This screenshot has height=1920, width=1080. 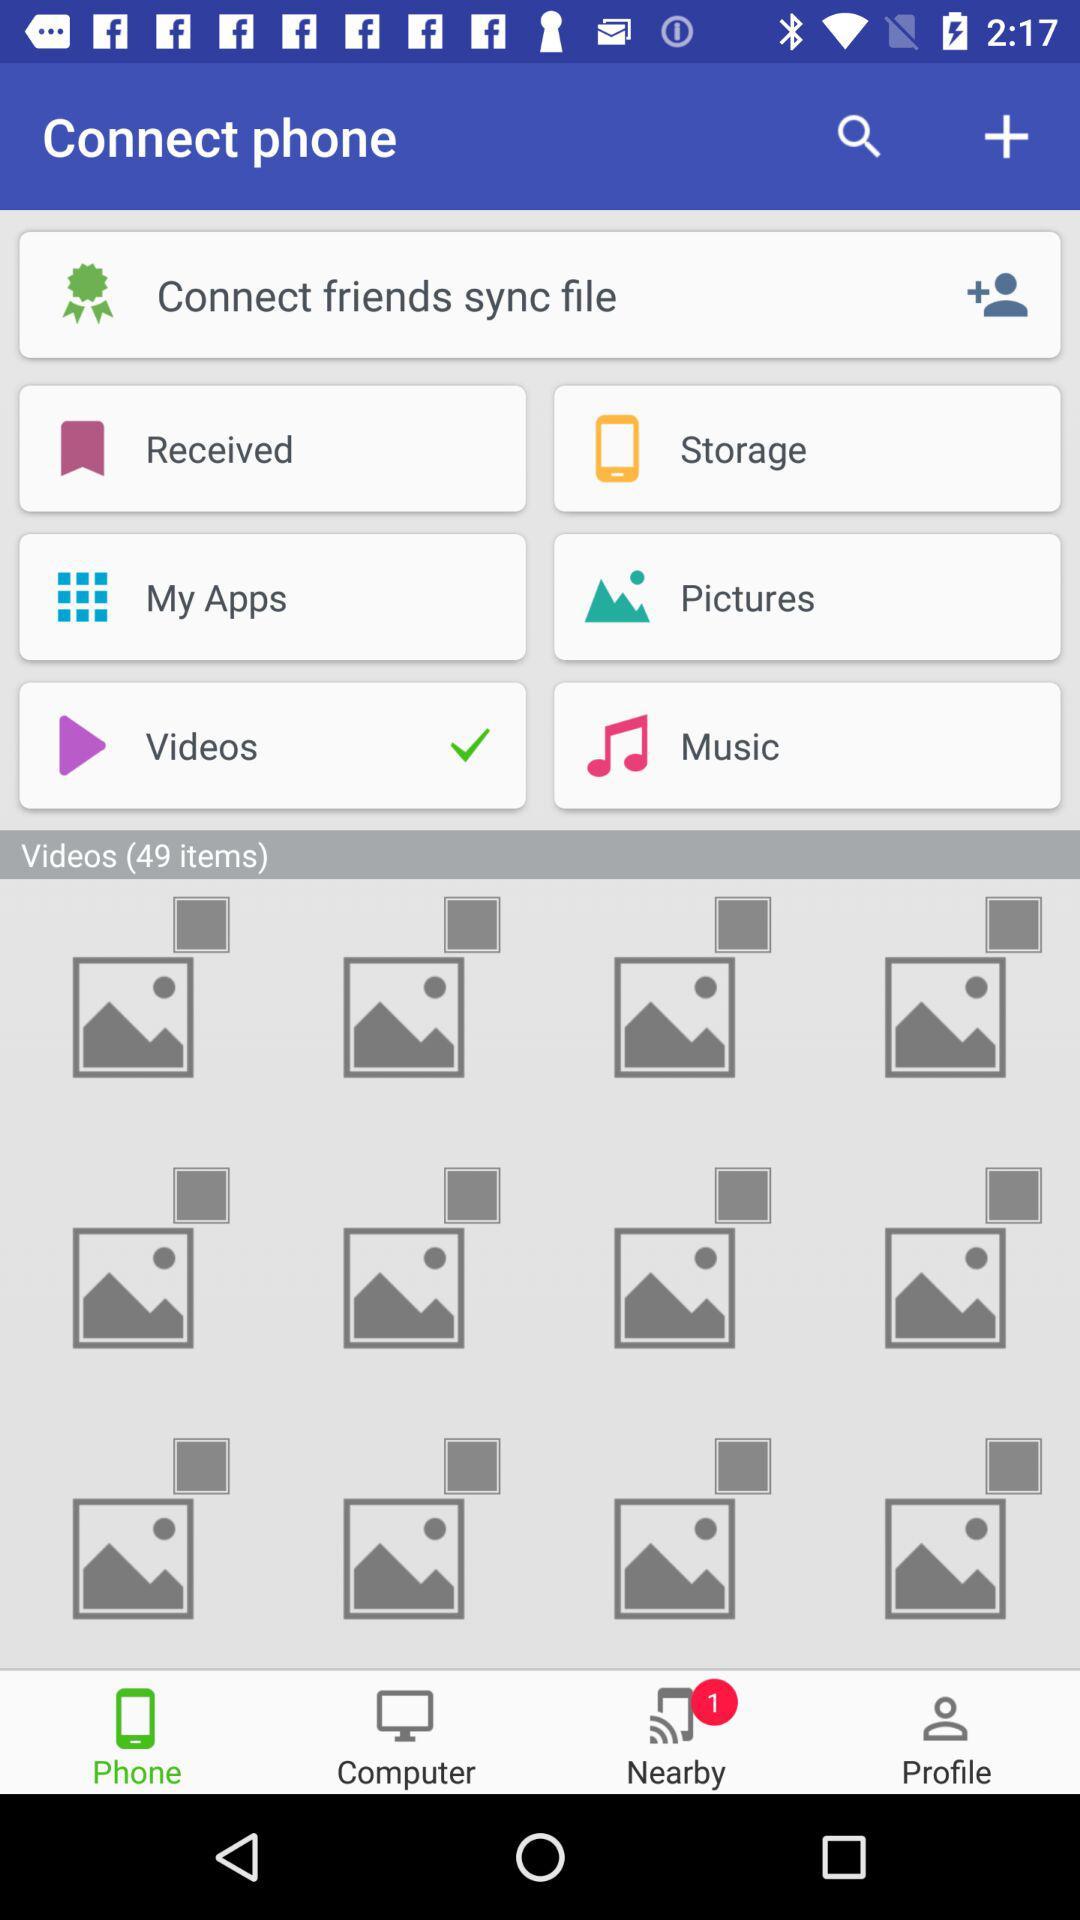 What do you see at coordinates (219, 923) in the screenshot?
I see `delete this video` at bounding box center [219, 923].